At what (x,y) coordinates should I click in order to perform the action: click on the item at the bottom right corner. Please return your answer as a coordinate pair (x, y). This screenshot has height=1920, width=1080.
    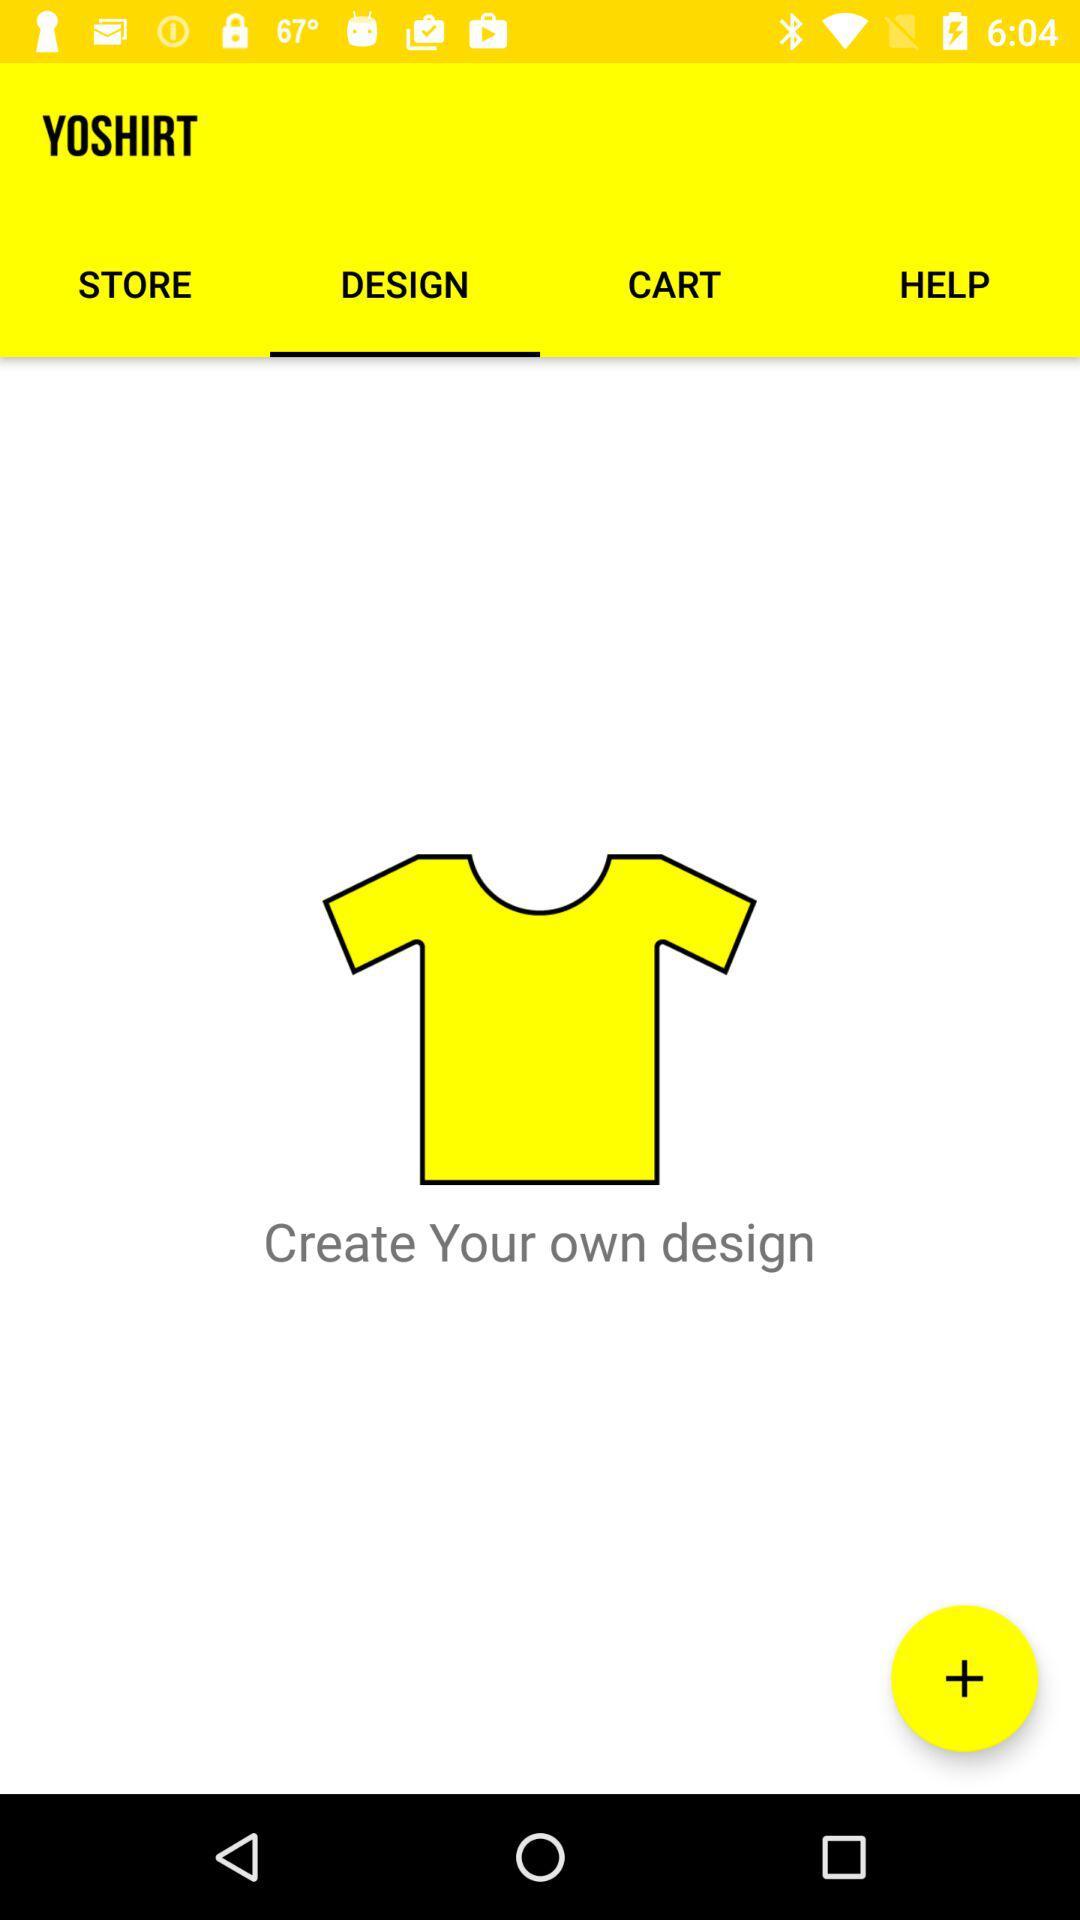
    Looking at the image, I should click on (963, 1678).